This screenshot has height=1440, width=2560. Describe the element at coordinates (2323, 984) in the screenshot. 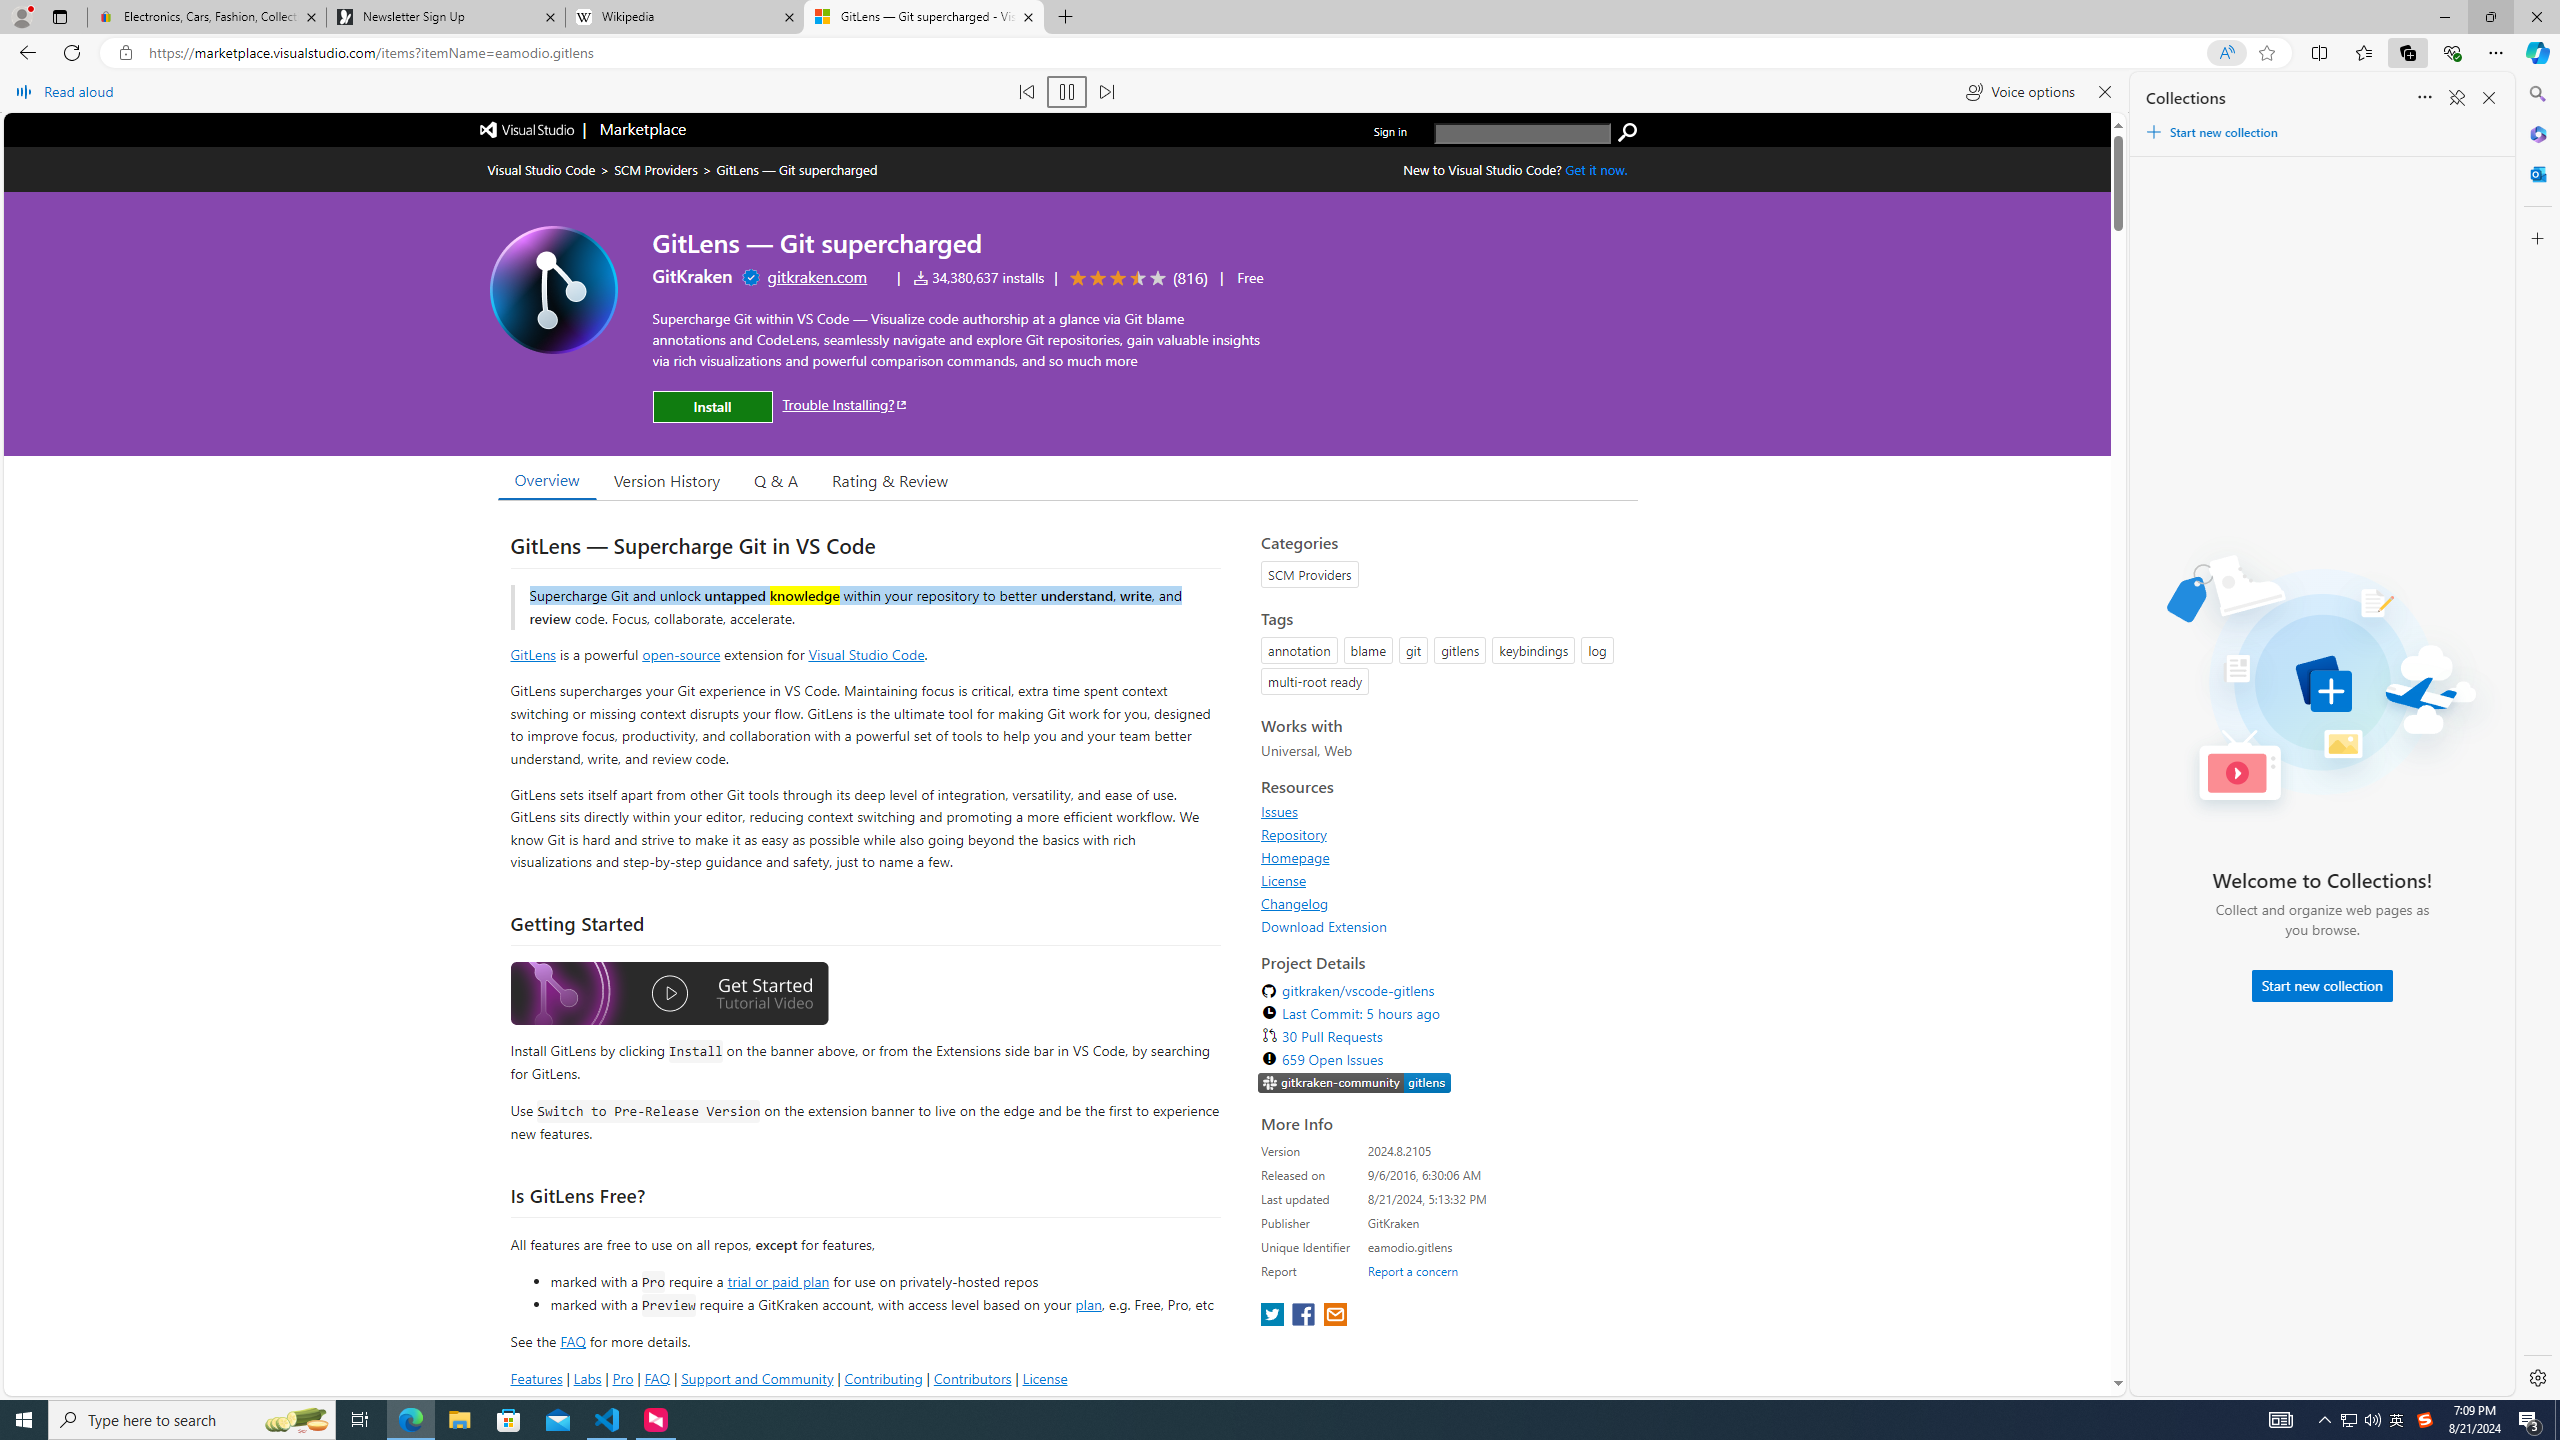

I see `'Start new collection'` at that location.